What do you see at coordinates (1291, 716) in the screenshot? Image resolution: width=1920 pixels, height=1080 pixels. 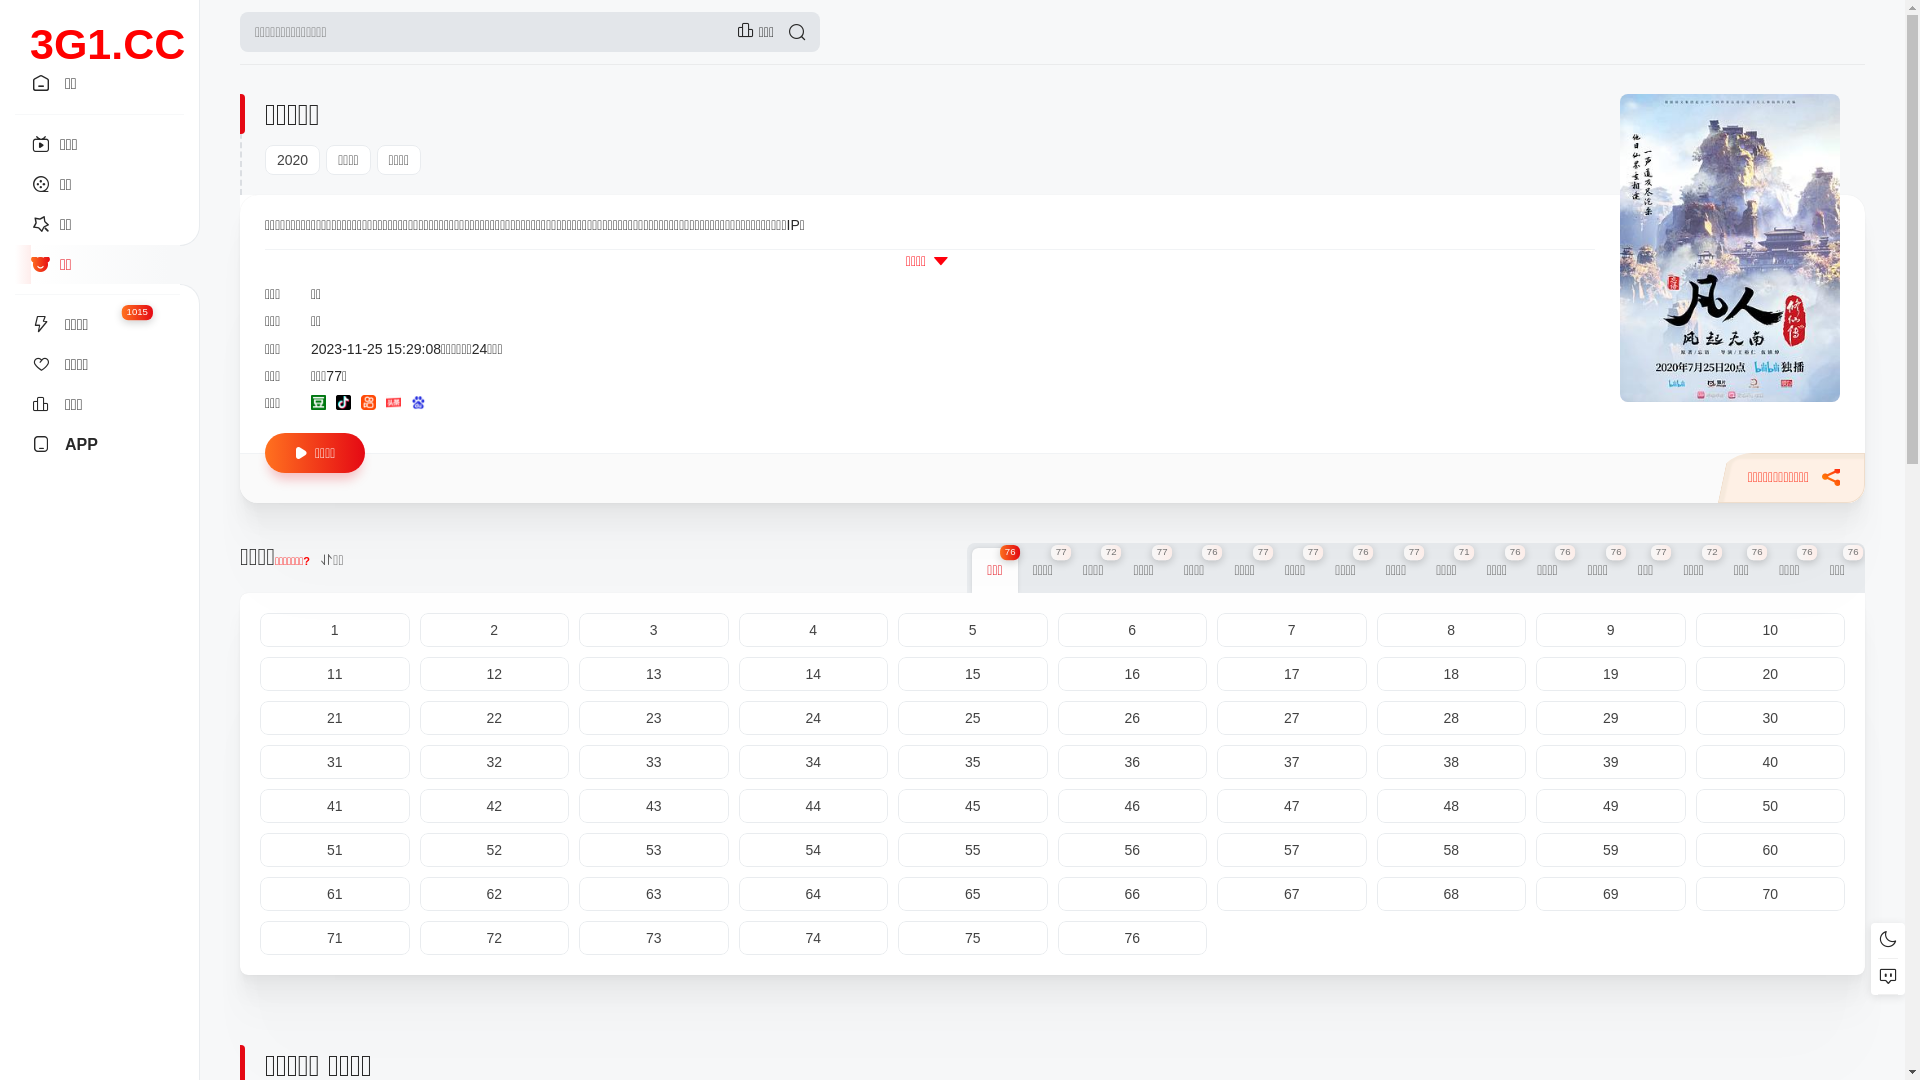 I see `'27'` at bounding box center [1291, 716].